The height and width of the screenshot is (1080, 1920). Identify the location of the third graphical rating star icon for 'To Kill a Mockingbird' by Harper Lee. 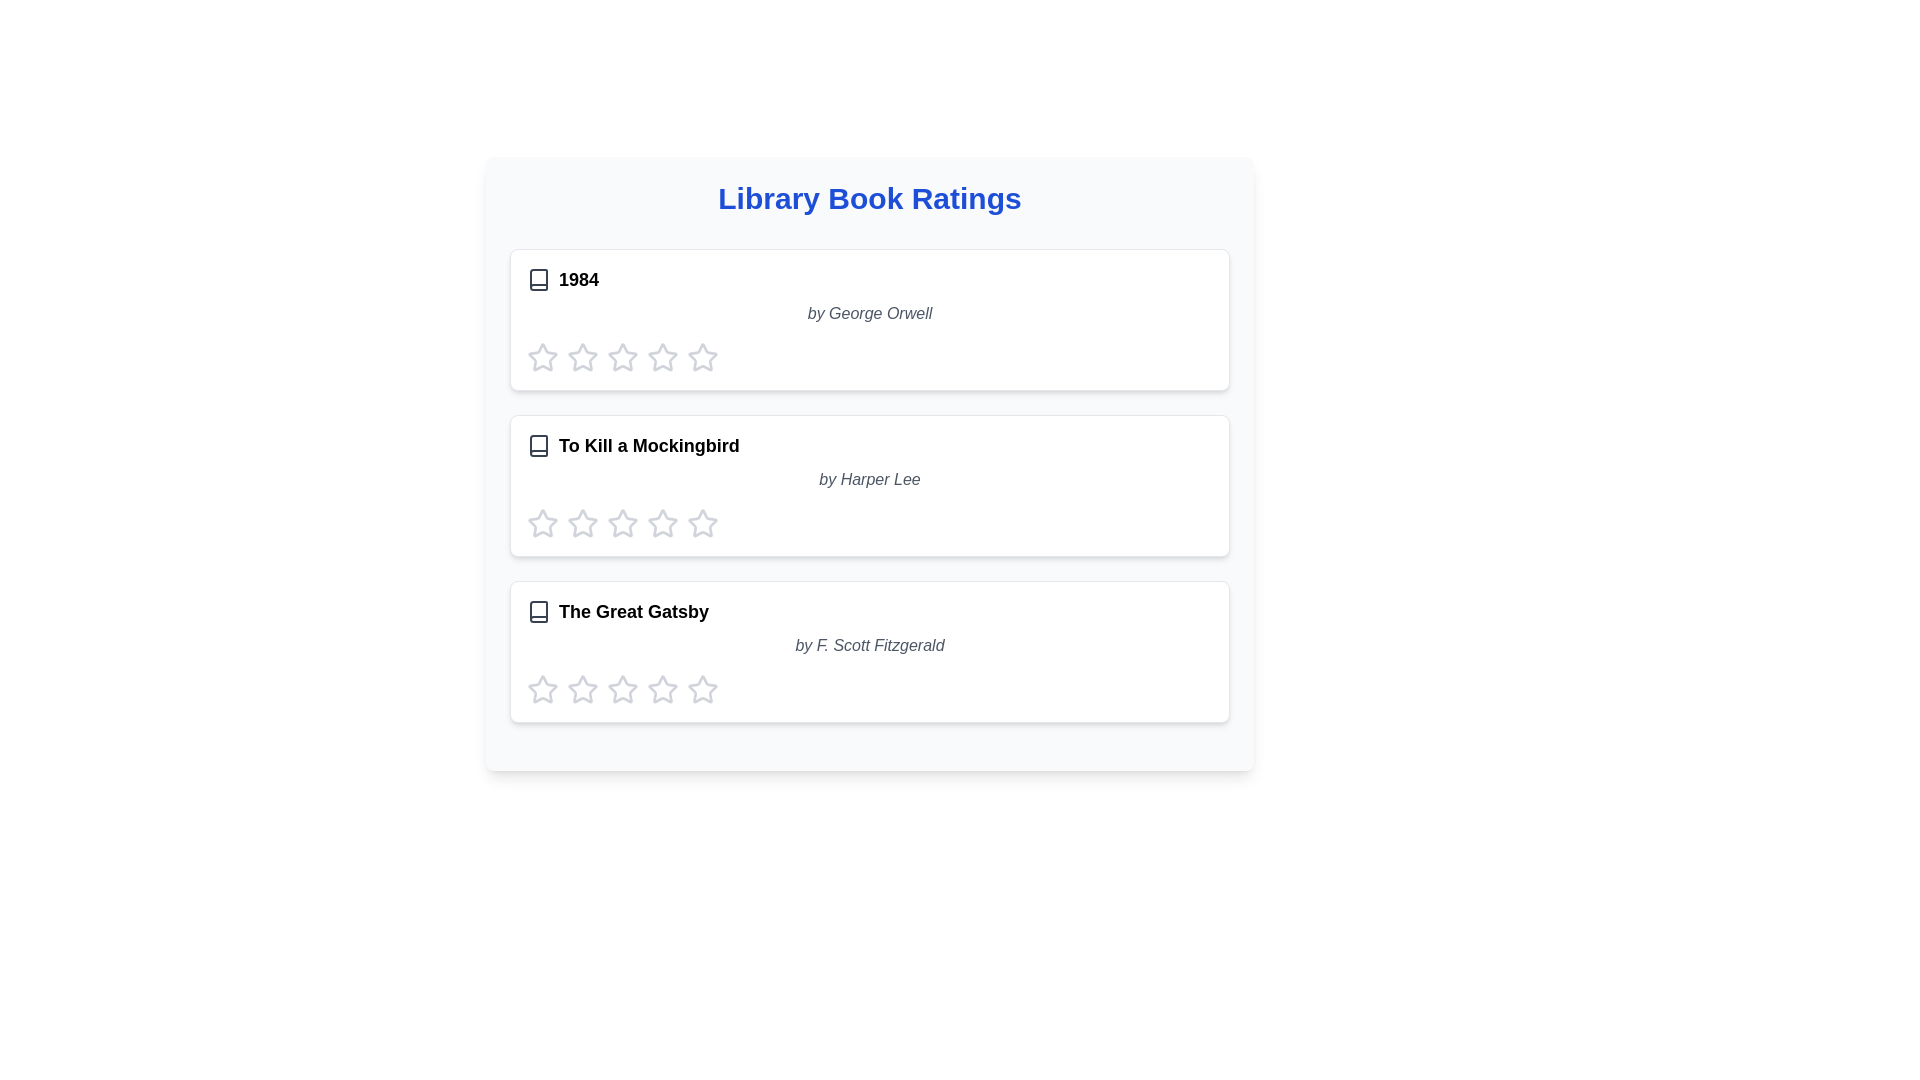
(662, 522).